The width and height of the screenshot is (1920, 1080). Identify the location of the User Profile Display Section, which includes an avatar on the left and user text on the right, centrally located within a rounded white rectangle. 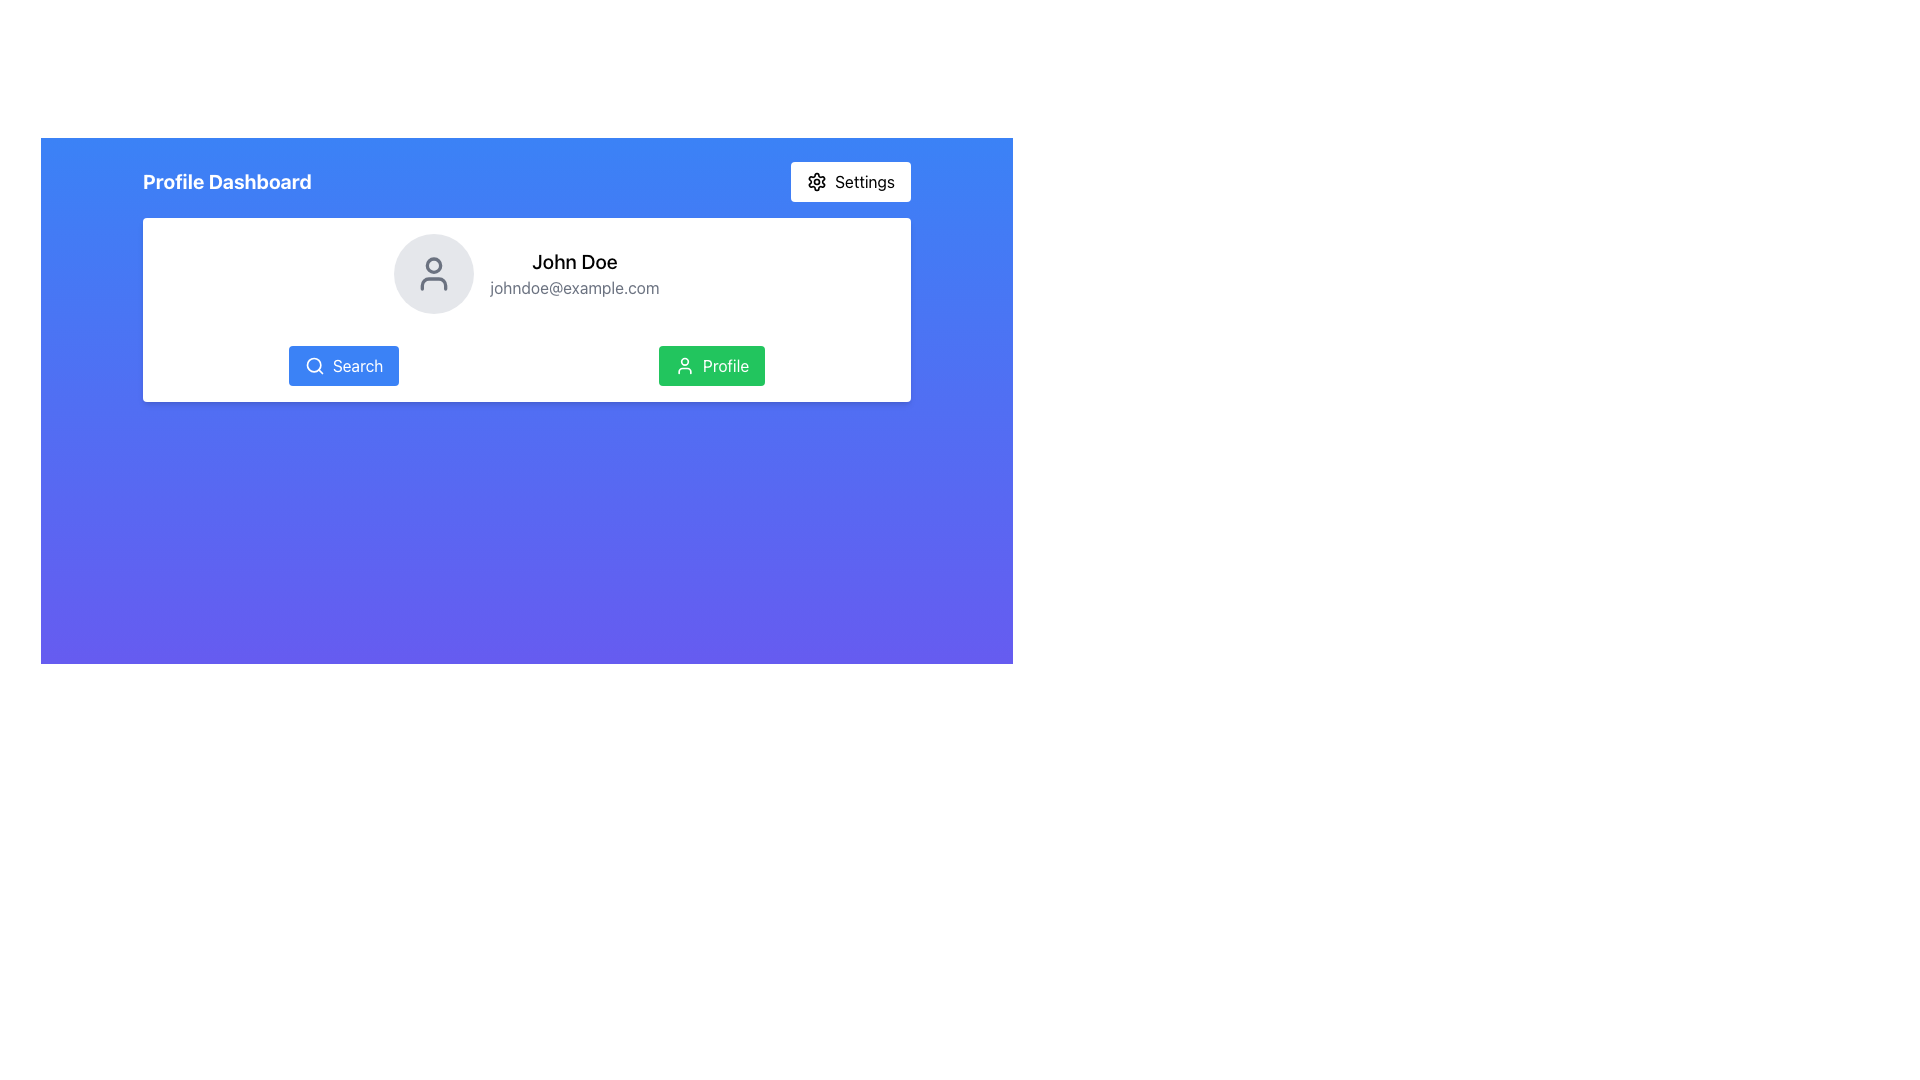
(527, 273).